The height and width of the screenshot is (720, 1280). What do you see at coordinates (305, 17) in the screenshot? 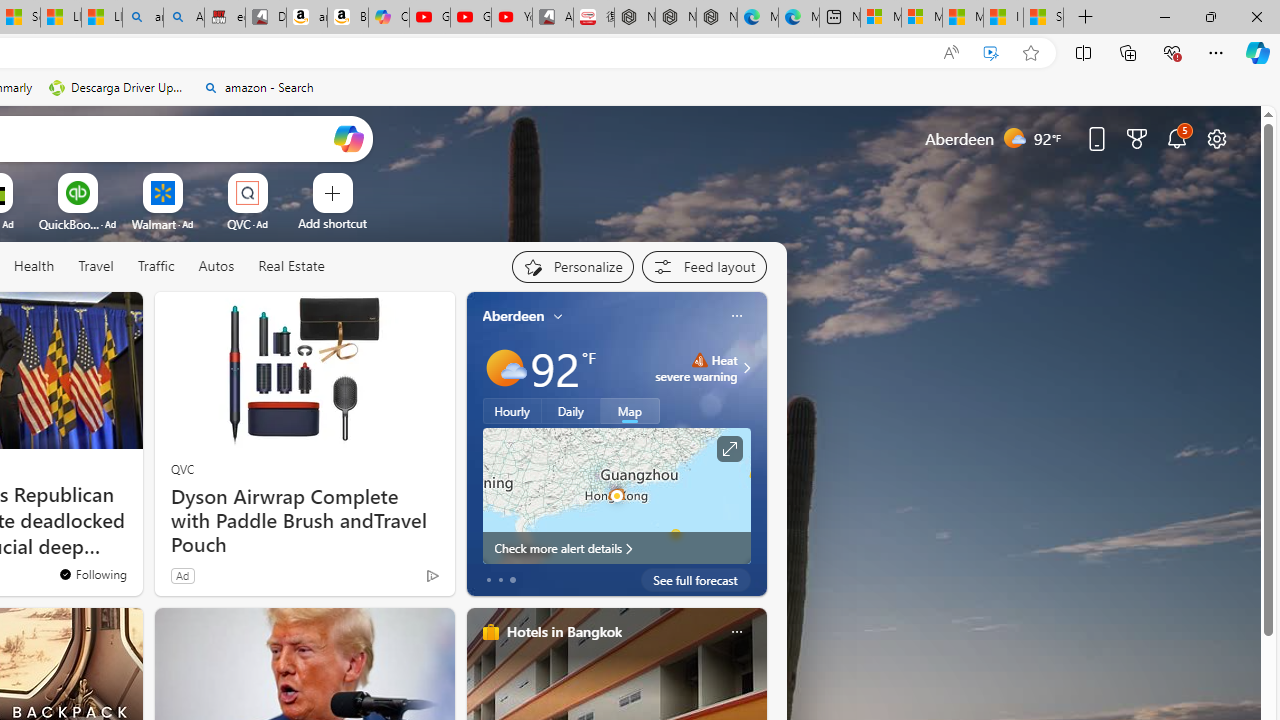
I see `'amazon.in/dp/B0CX59H5W7/?tag=gsmcom05-21'` at bounding box center [305, 17].